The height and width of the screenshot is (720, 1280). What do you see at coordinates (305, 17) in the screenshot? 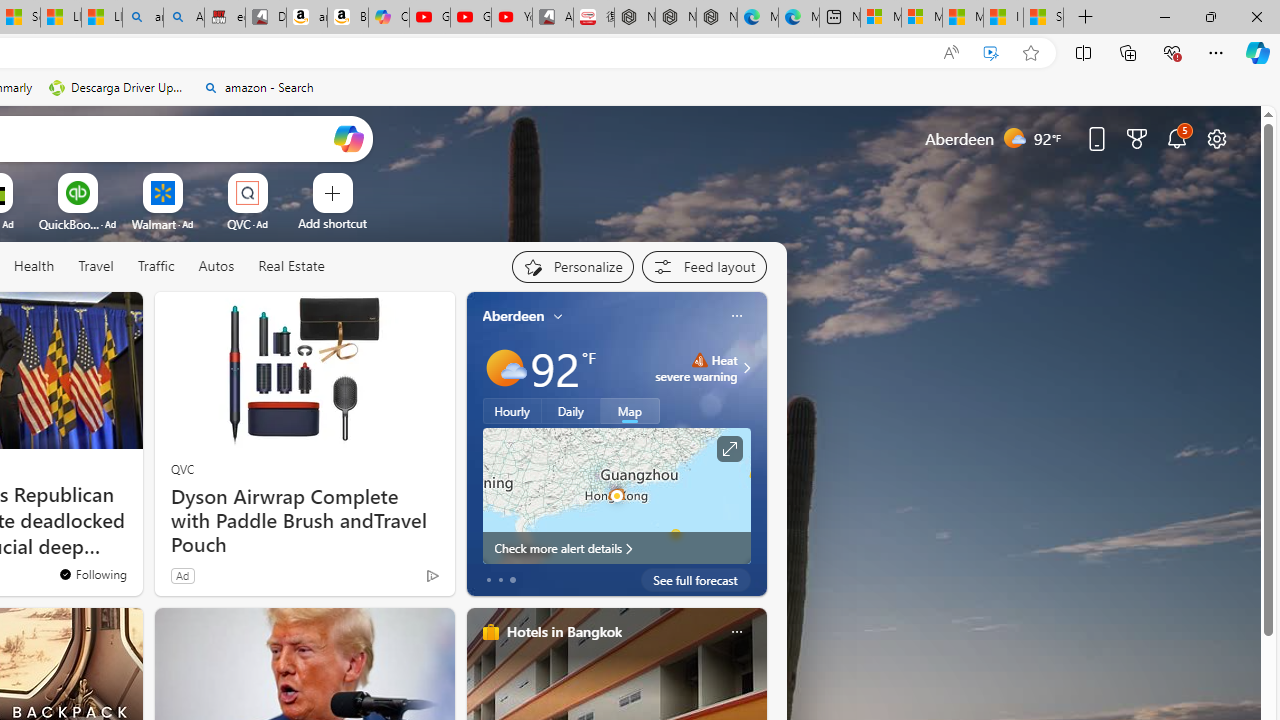
I see `'amazon.in/dp/B0CX59H5W7/?tag=gsmcom05-21'` at bounding box center [305, 17].